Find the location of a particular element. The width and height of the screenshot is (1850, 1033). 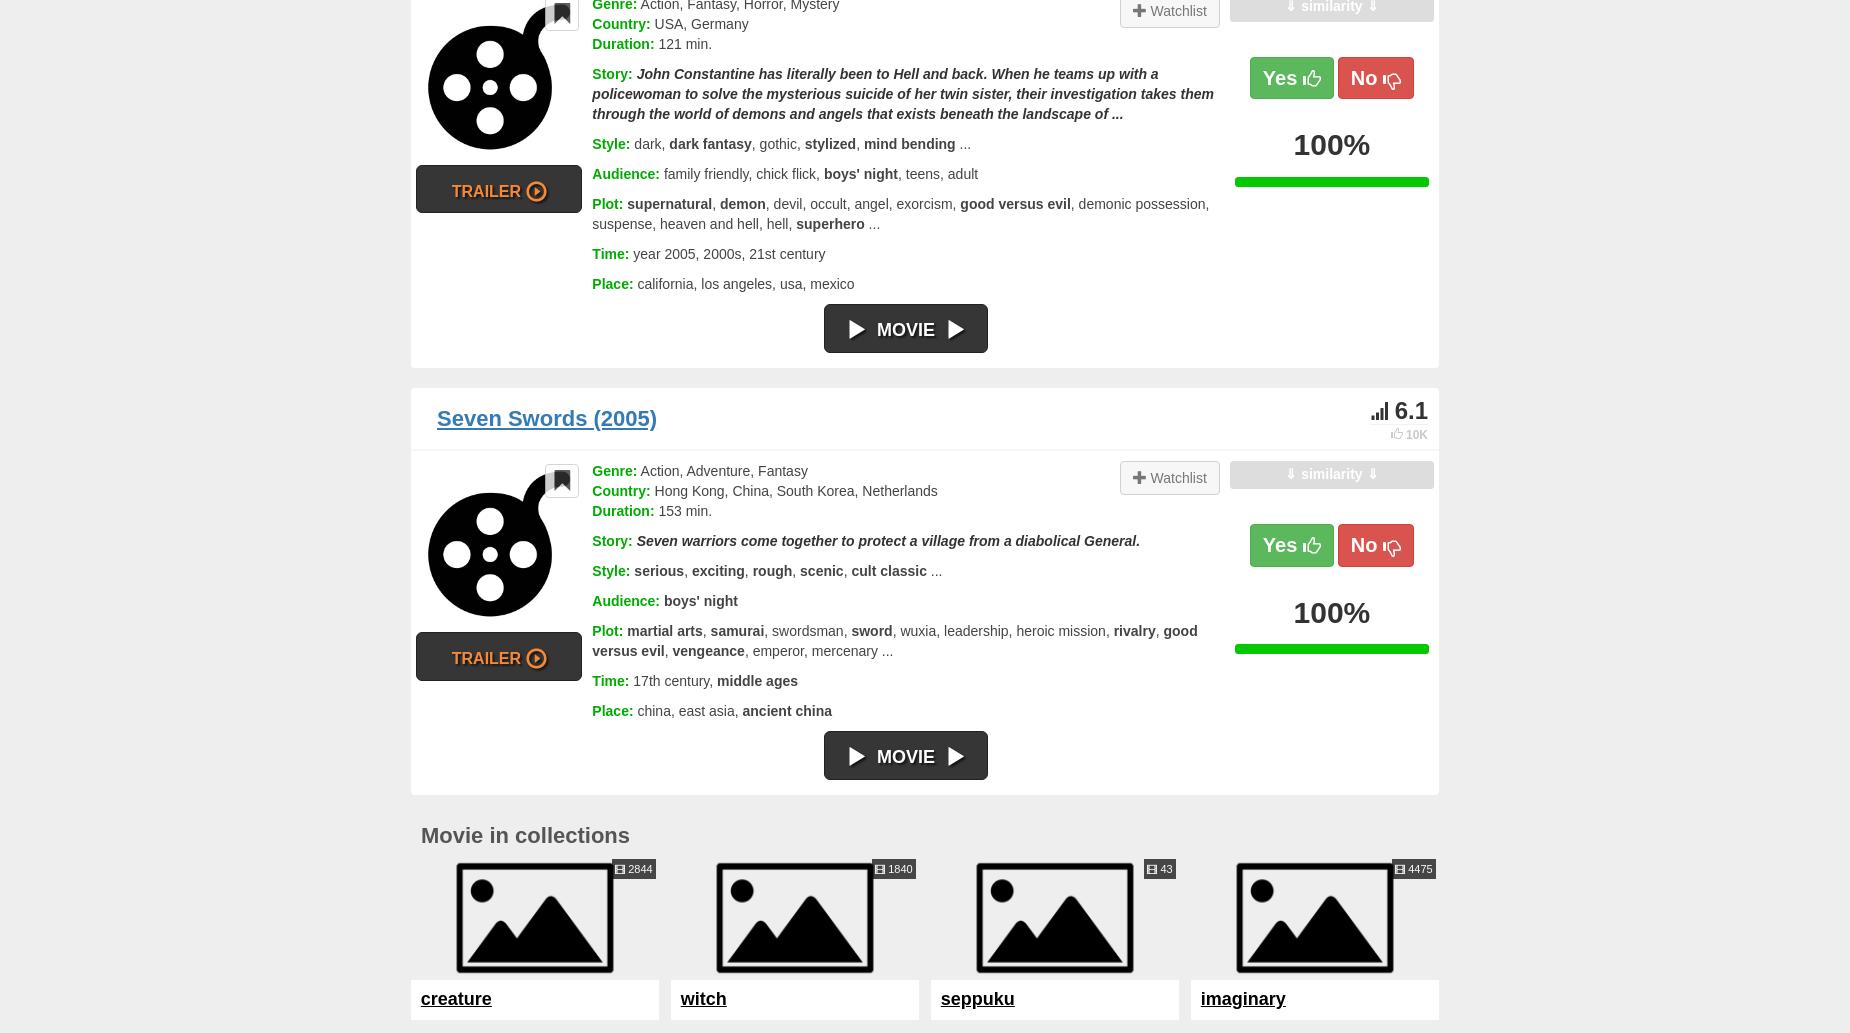

'6.1' is located at coordinates (1410, 409).